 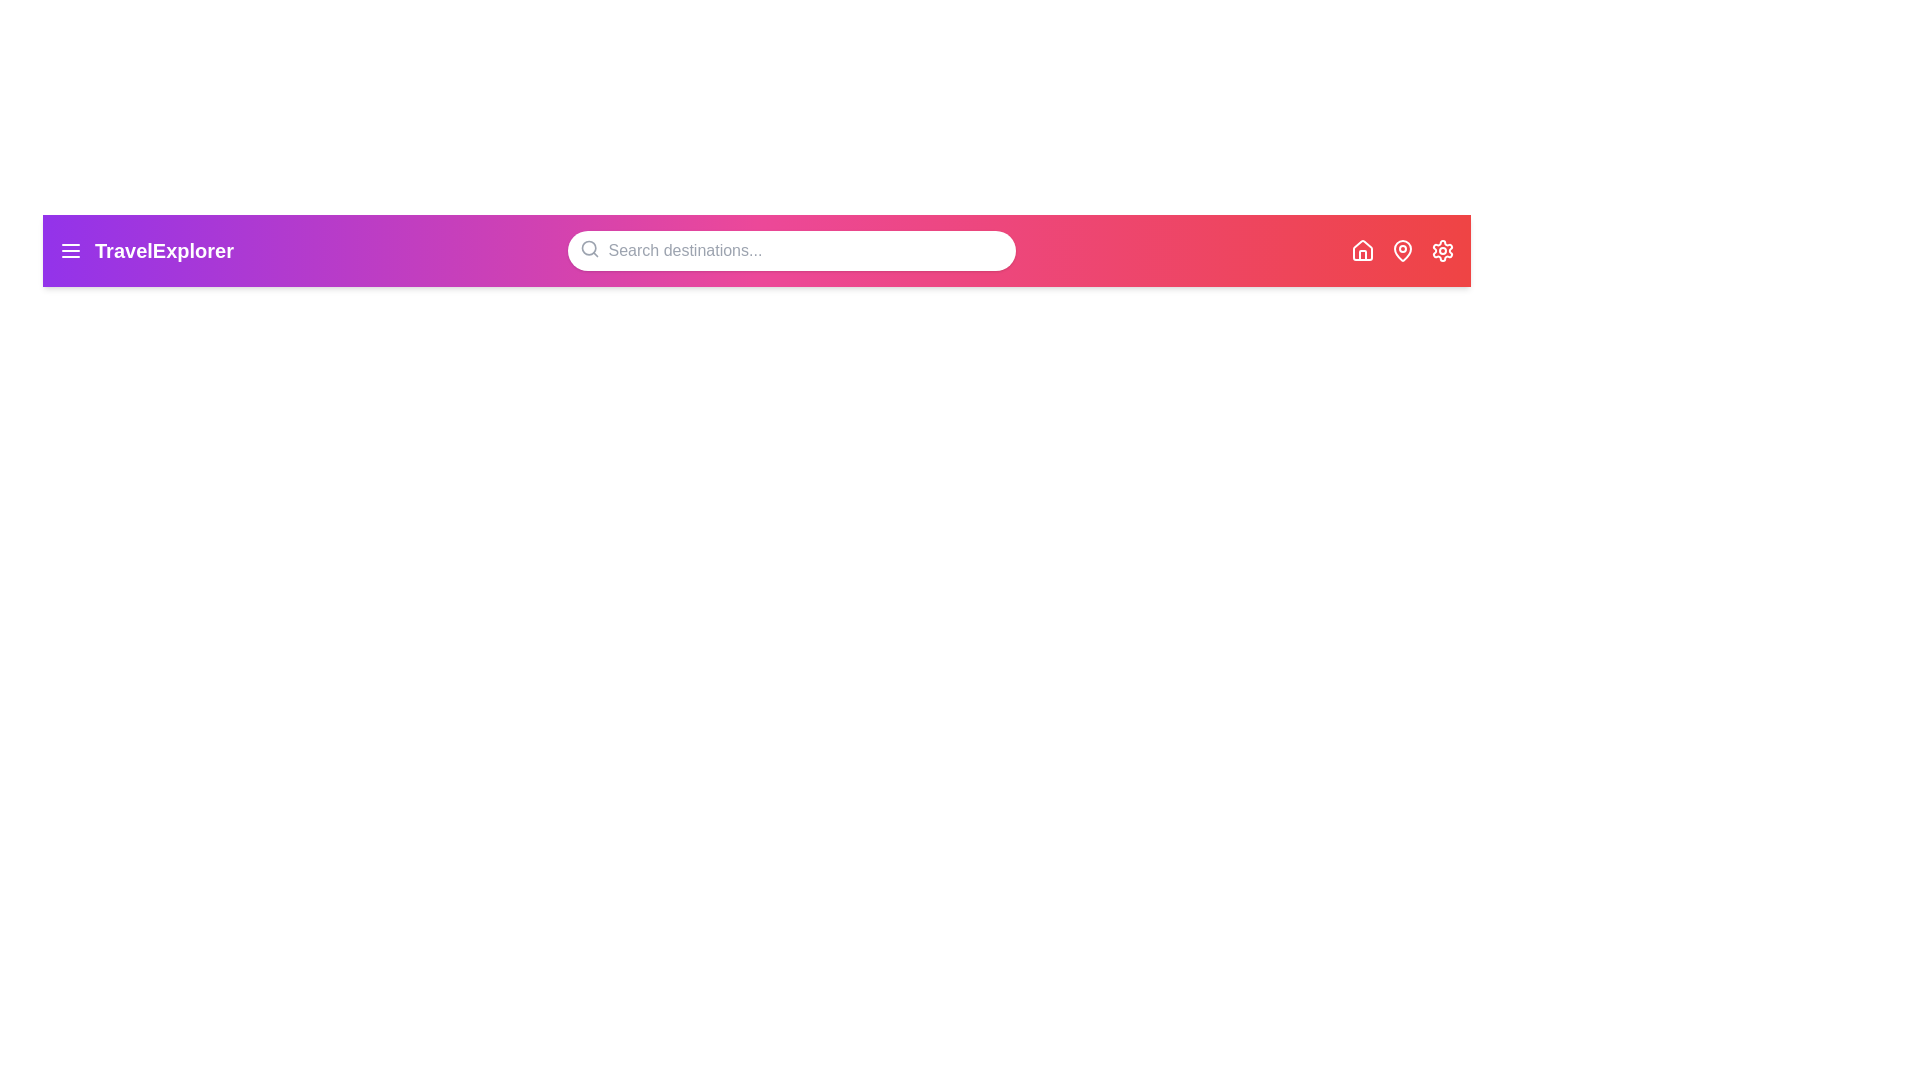 I want to click on the settings icon to access the settings, so click(x=1443, y=249).